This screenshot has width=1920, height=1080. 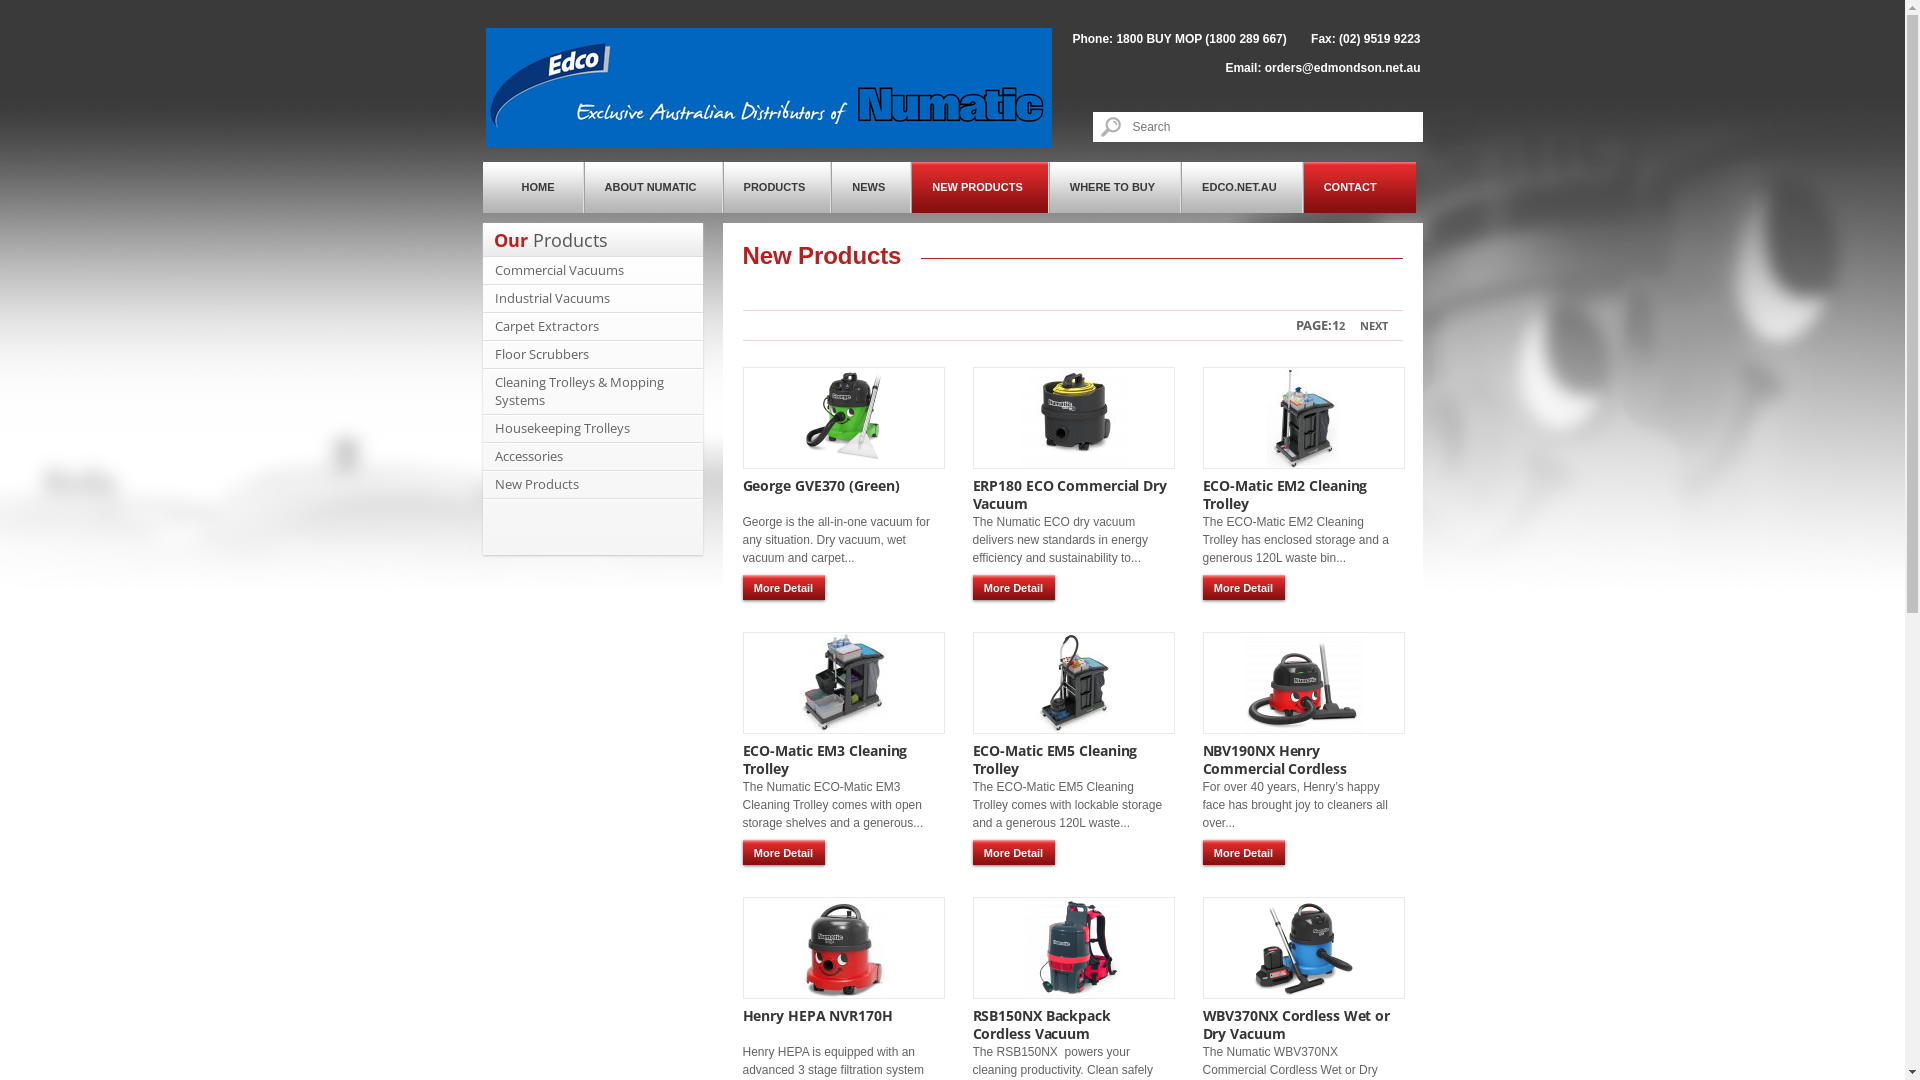 What do you see at coordinates (979, 187) in the screenshot?
I see `'NEW PRODUCTS'` at bounding box center [979, 187].